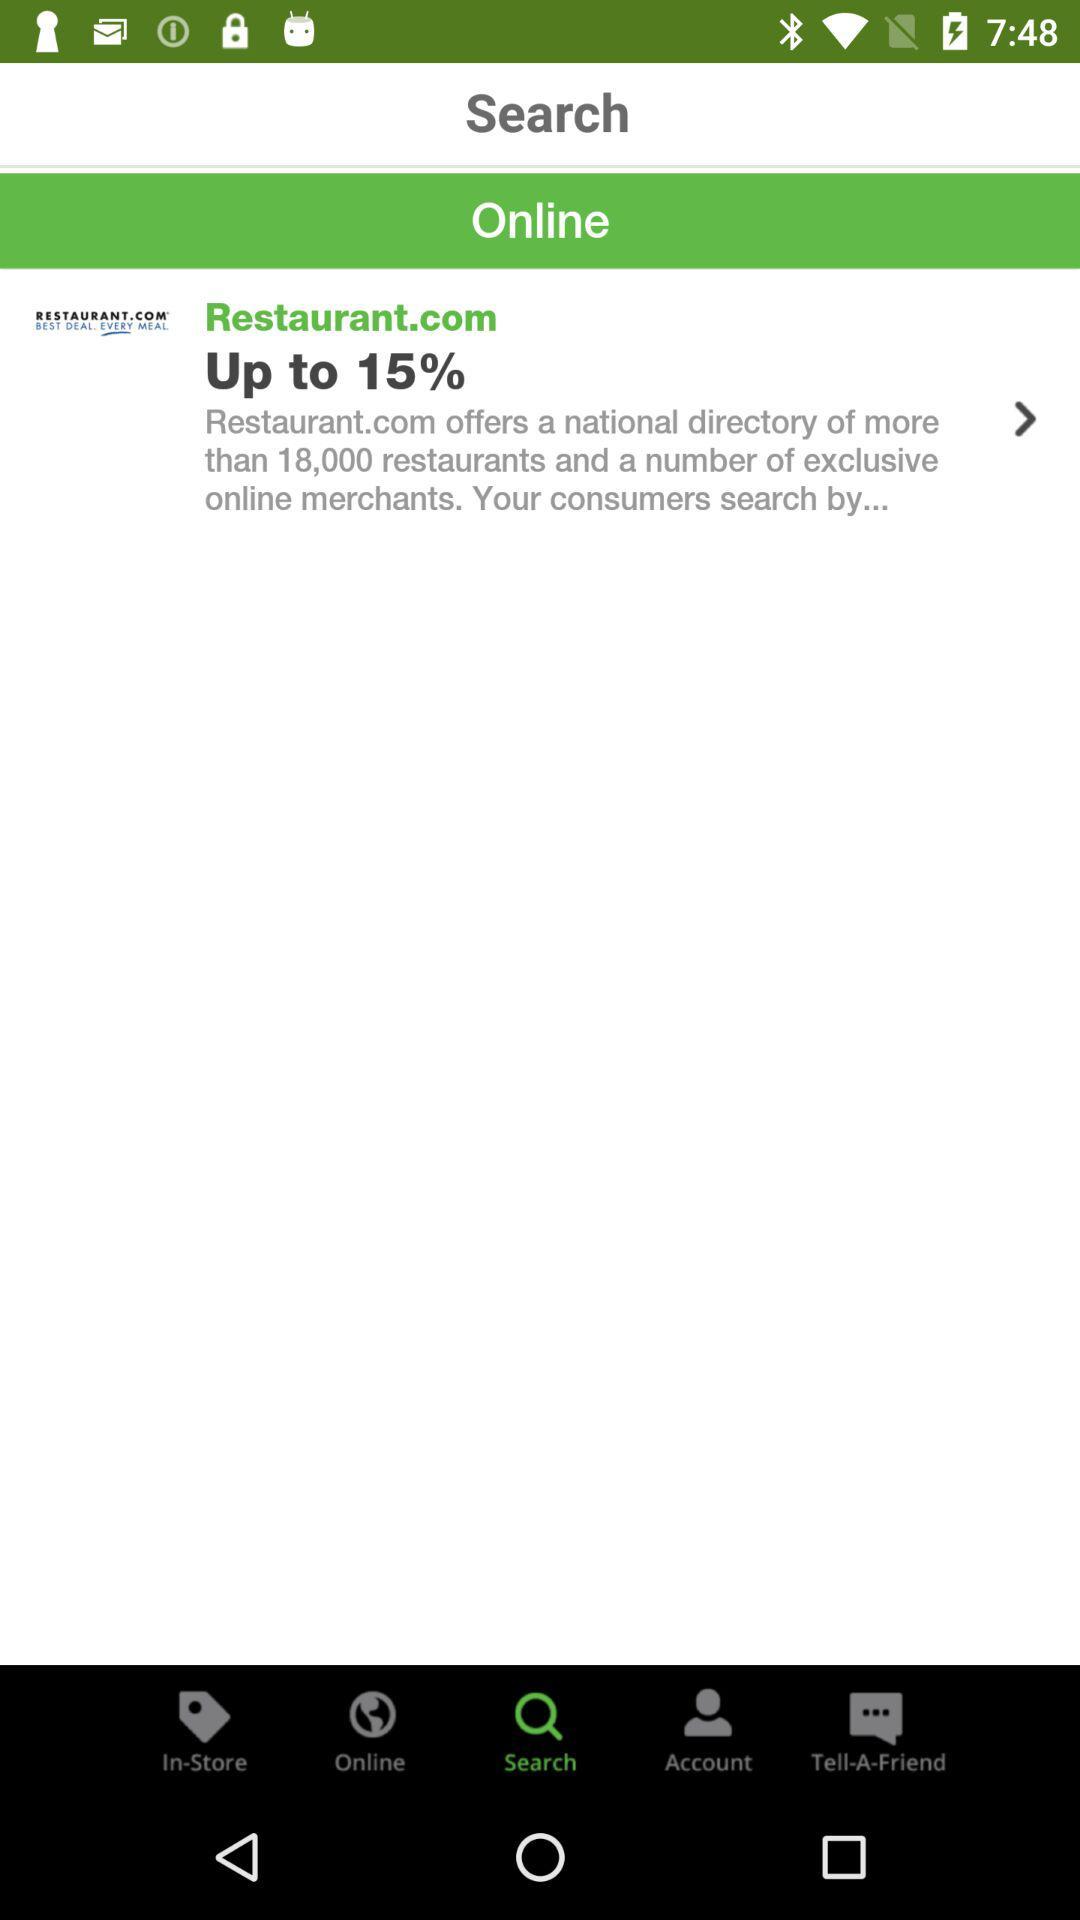 This screenshot has width=1080, height=1920. What do you see at coordinates (874, 1728) in the screenshot?
I see `the chat icon` at bounding box center [874, 1728].